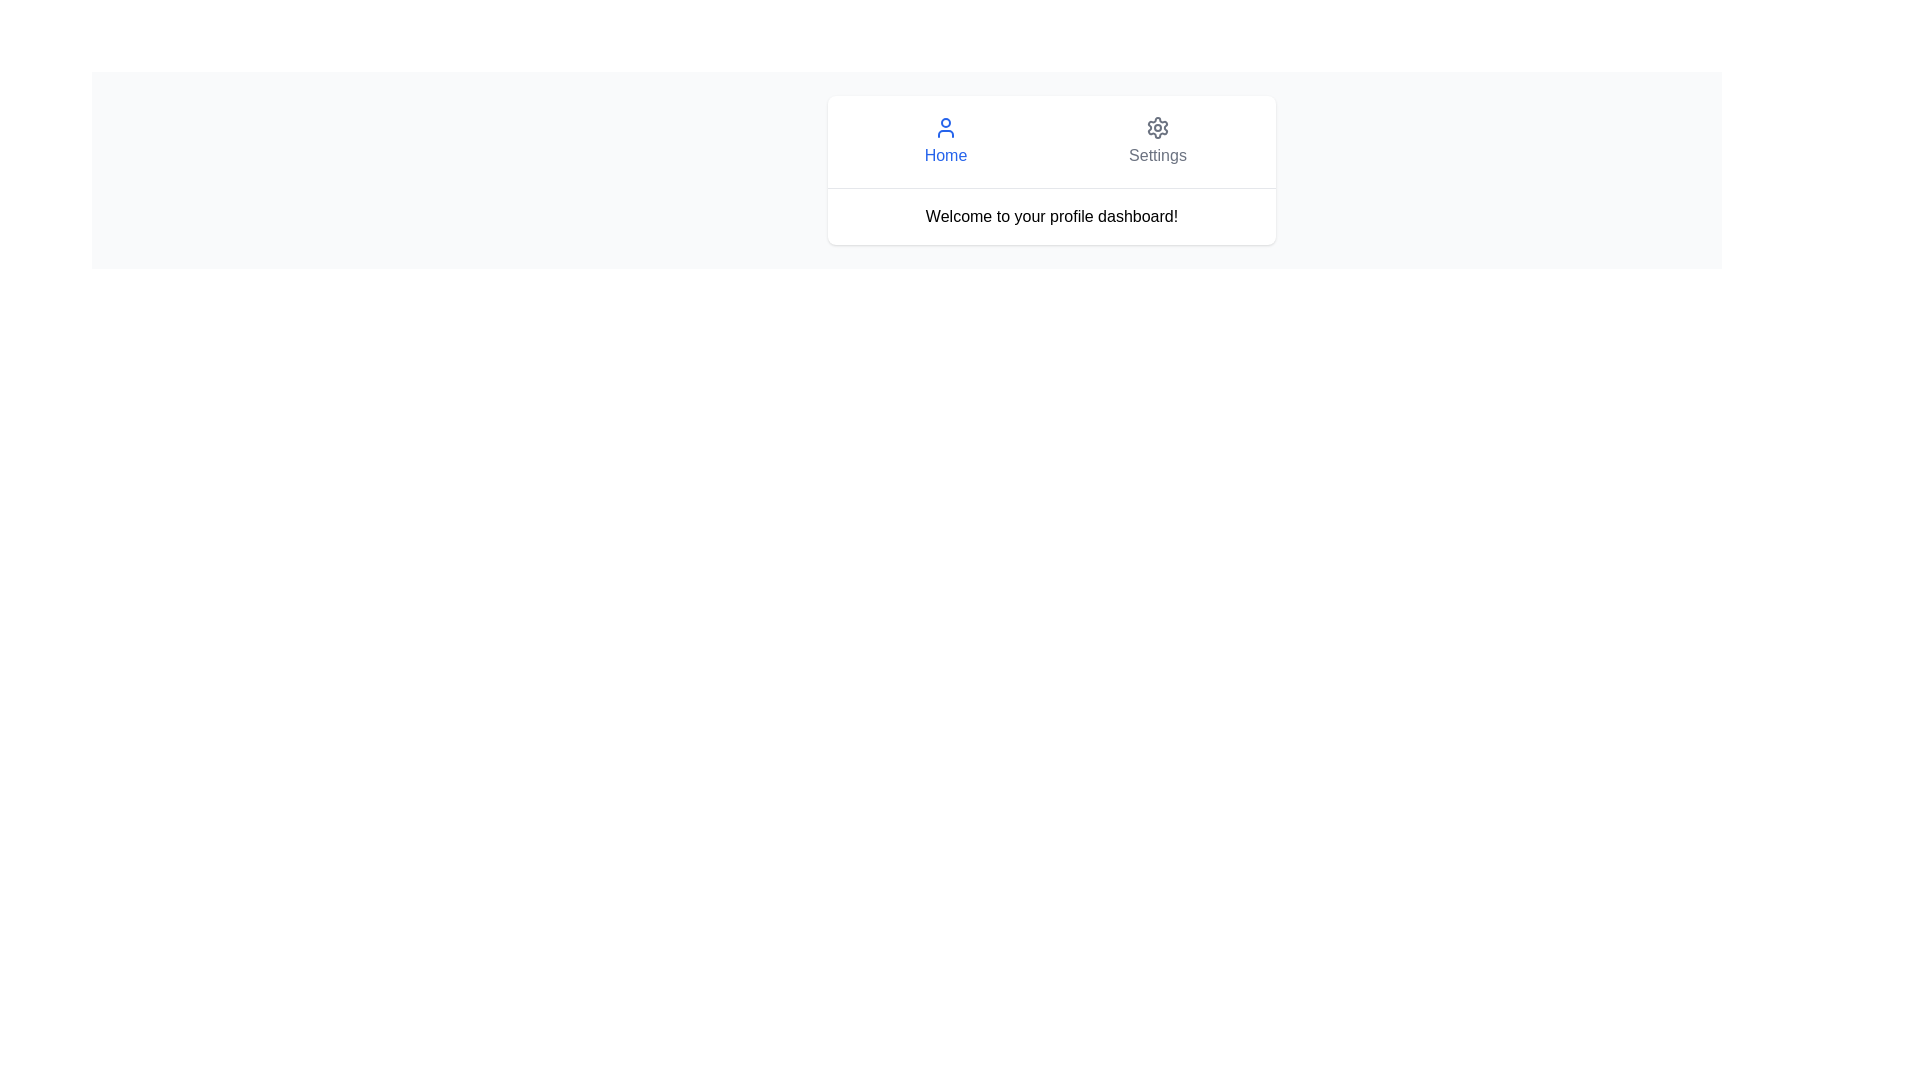 Image resolution: width=1920 pixels, height=1080 pixels. Describe the element at coordinates (944, 141) in the screenshot. I see `the blue button labeled 'Home' with a user profile icon above it` at that location.